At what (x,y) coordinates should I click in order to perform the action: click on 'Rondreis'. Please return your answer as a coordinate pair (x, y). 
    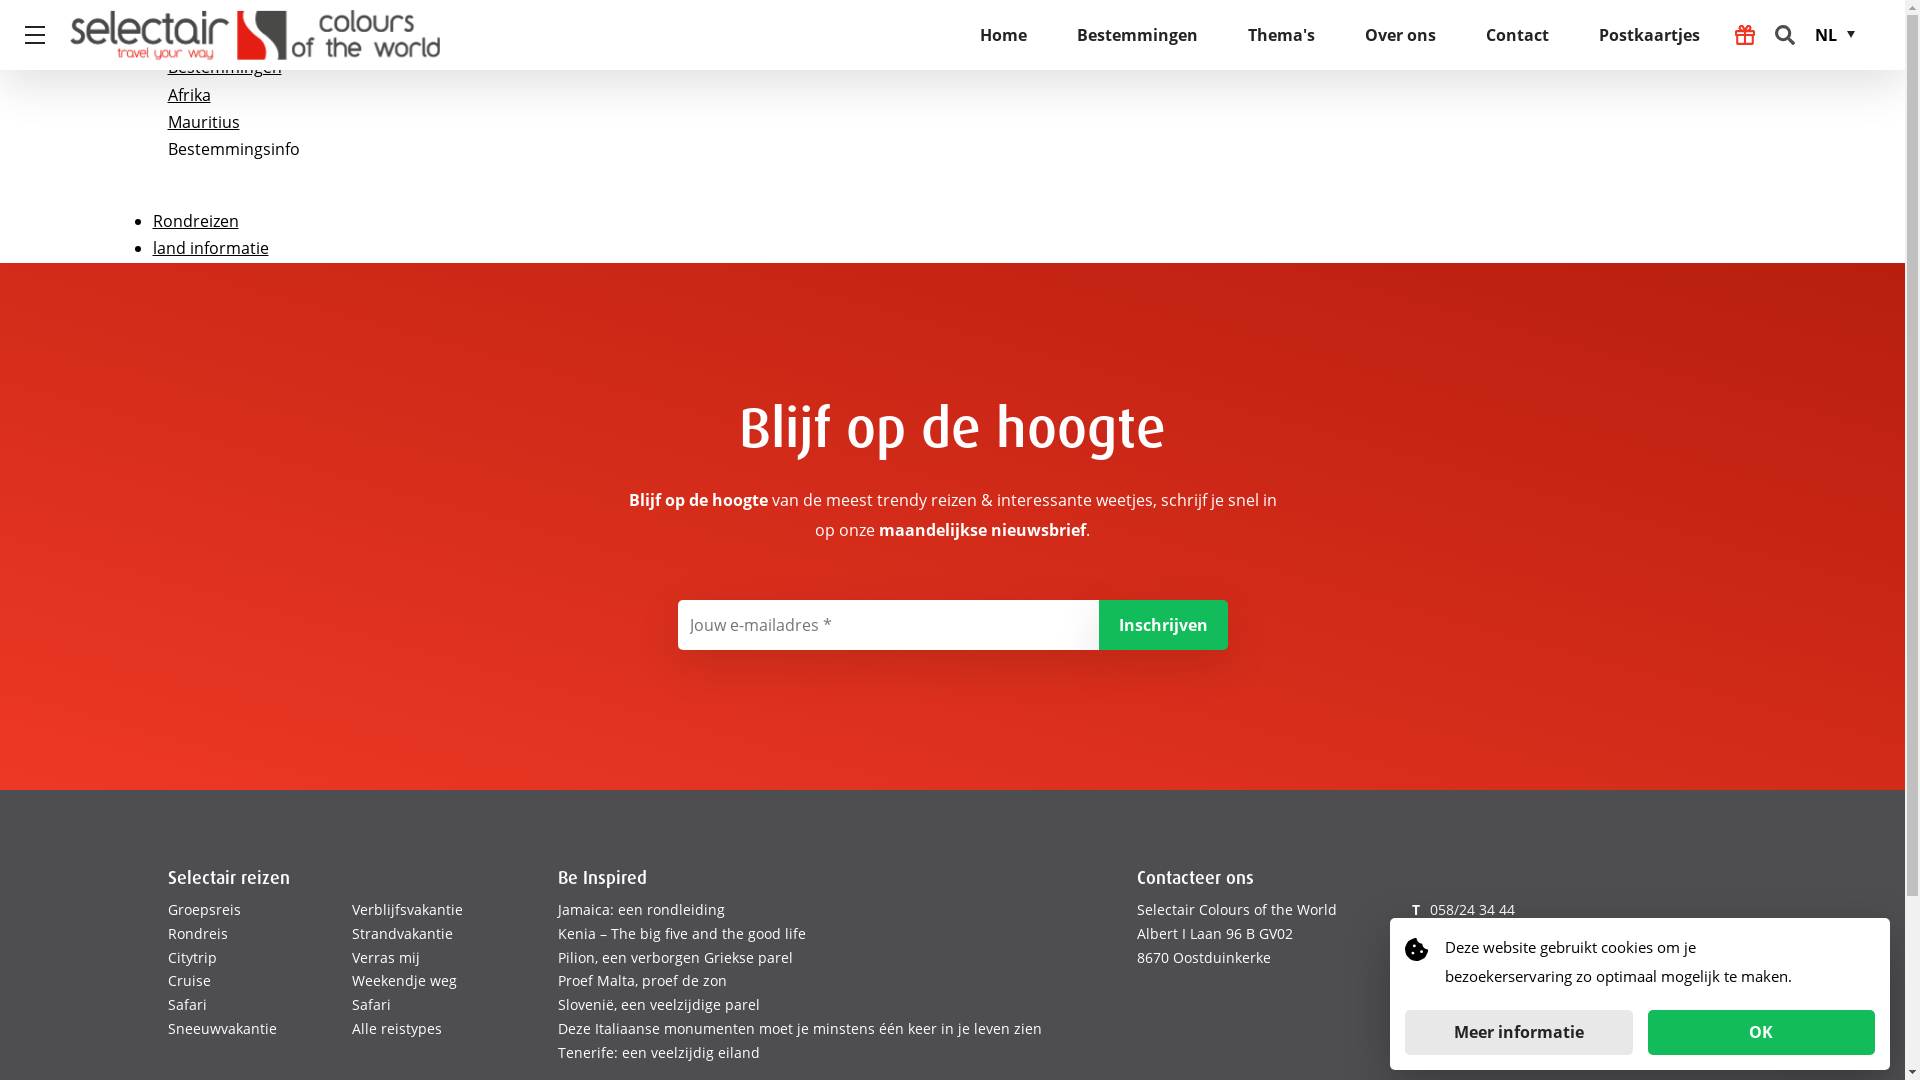
    Looking at the image, I should click on (197, 933).